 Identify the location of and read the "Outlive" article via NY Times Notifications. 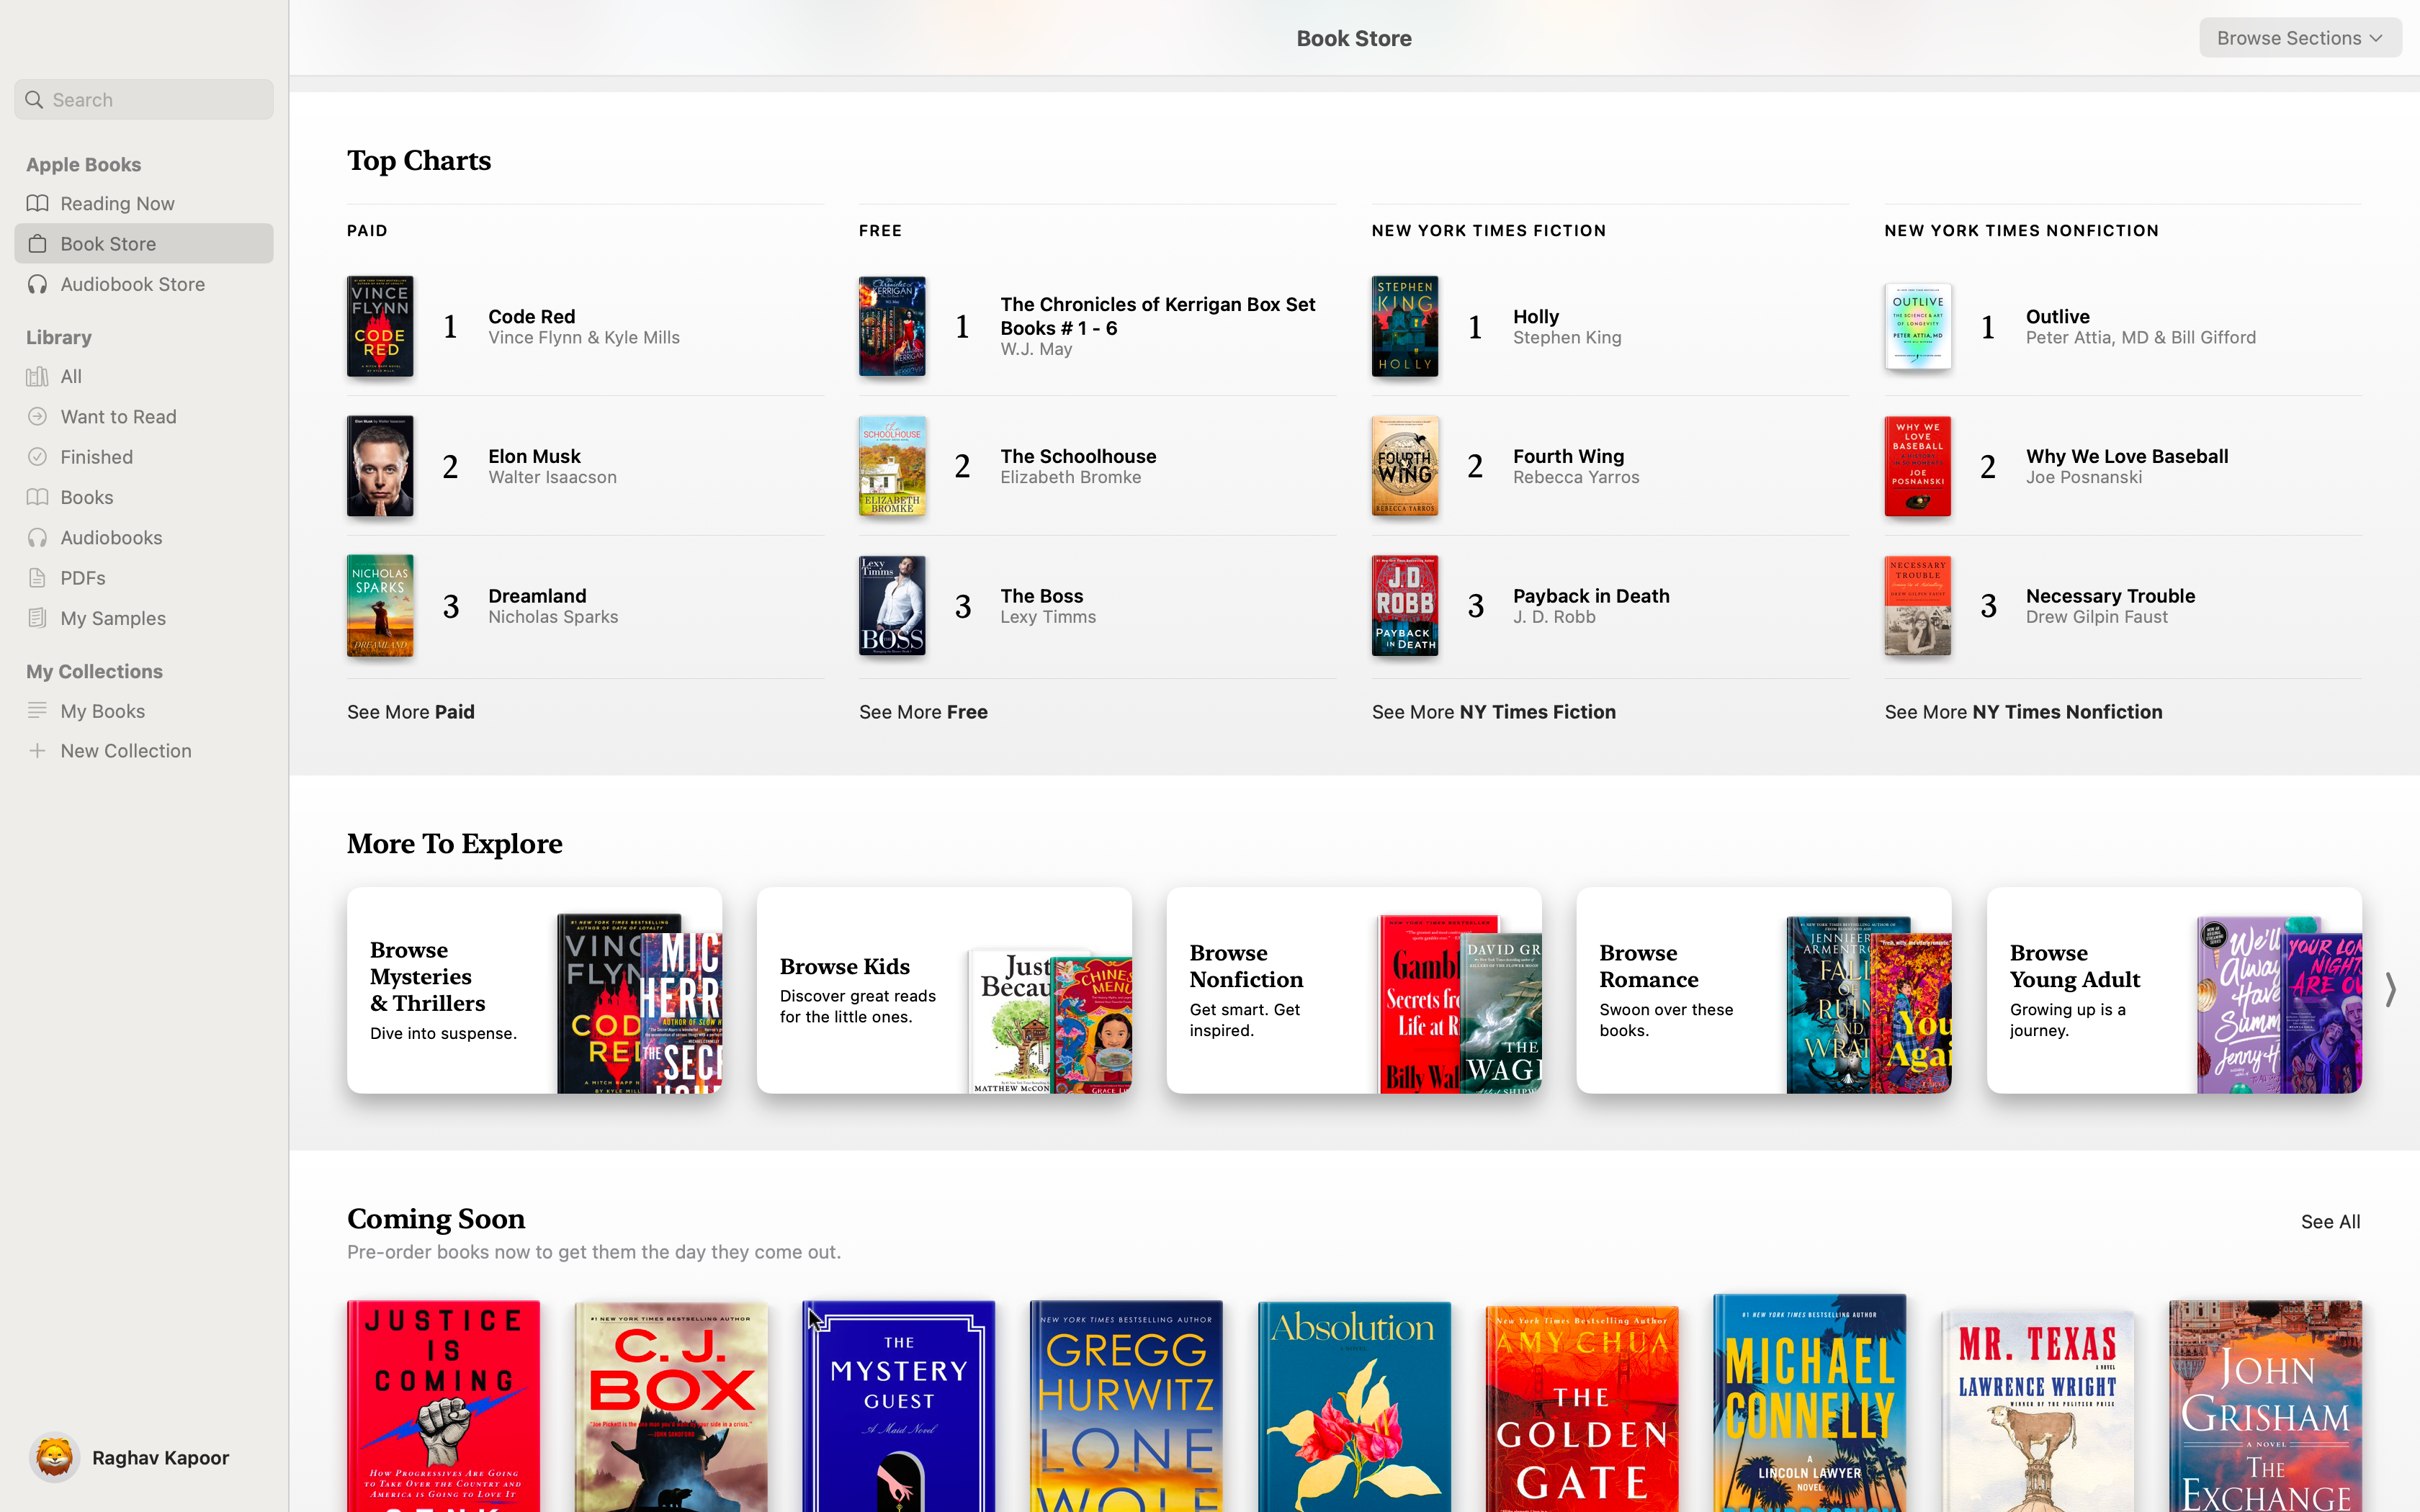
(2102, 325).